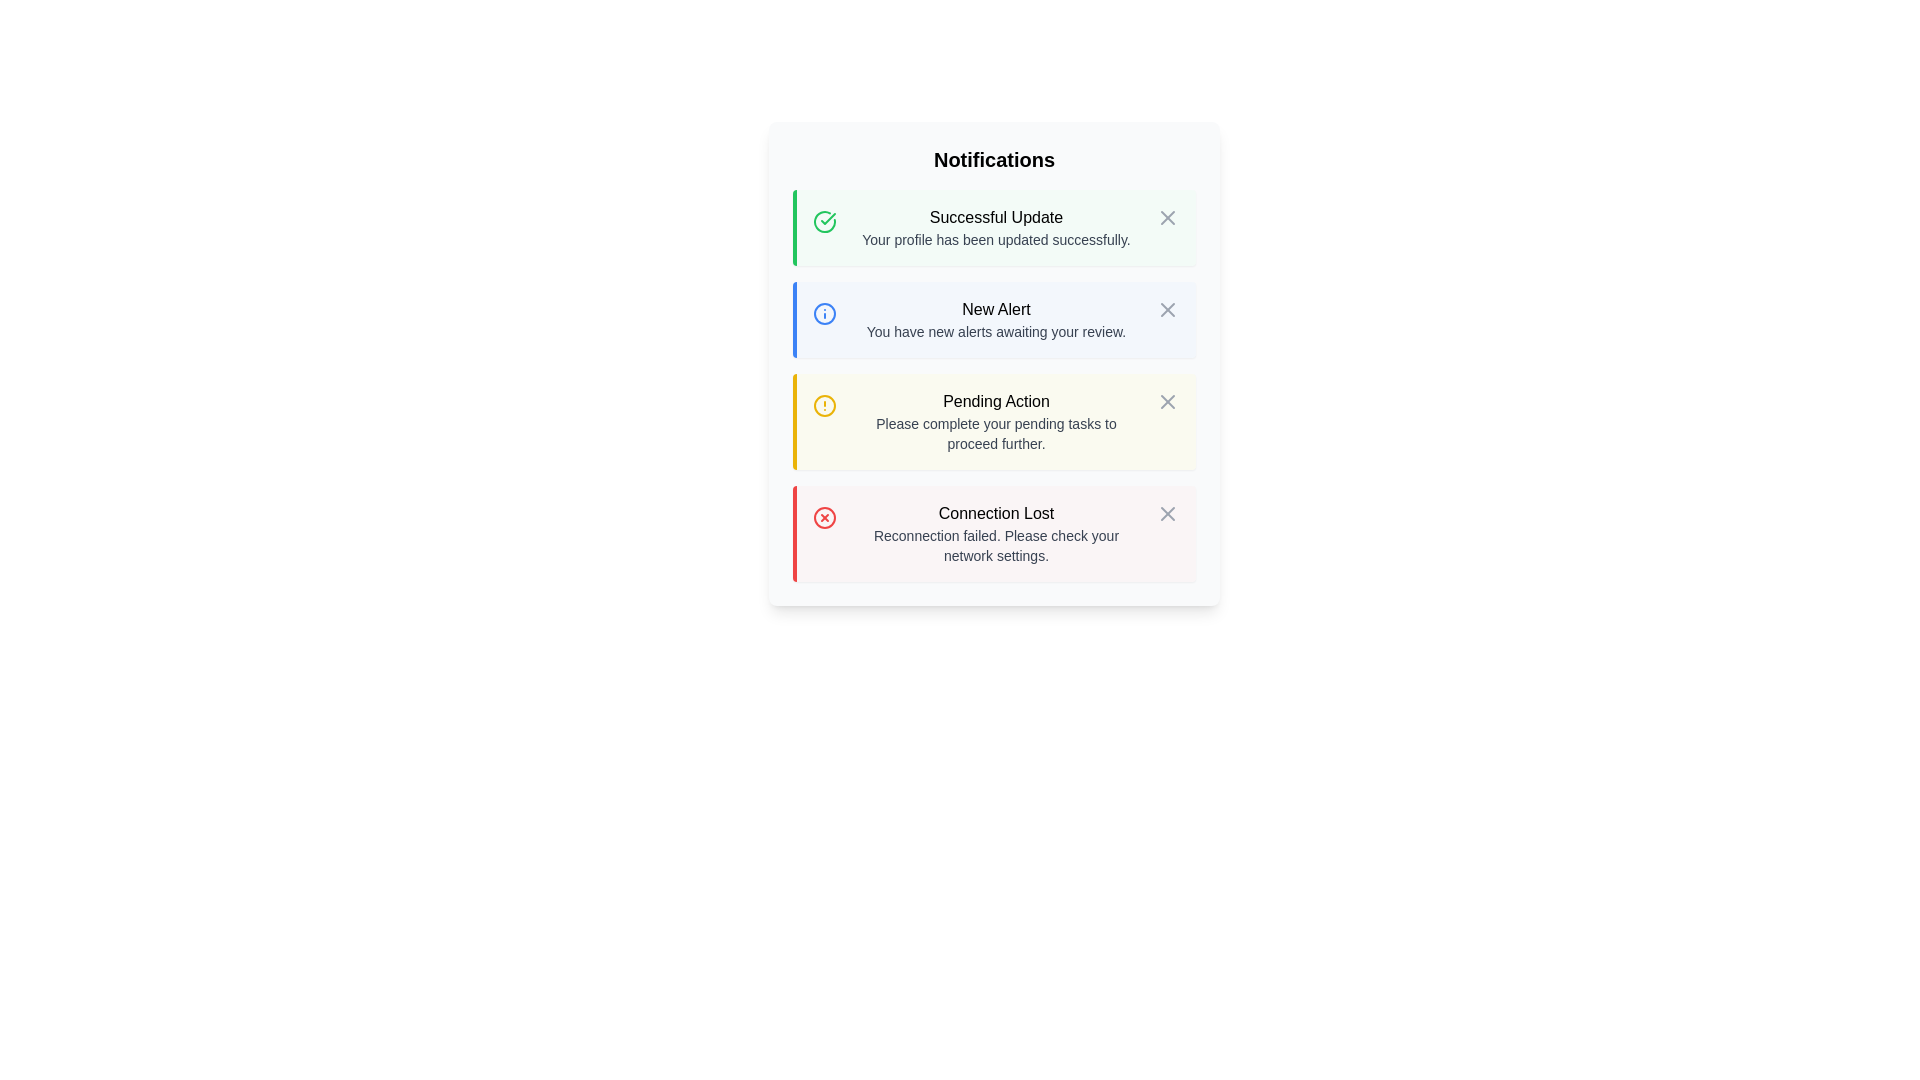 The height and width of the screenshot is (1080, 1920). What do you see at coordinates (825, 515) in the screenshot?
I see `the circular red icon with a white cross, which signifies an error` at bounding box center [825, 515].